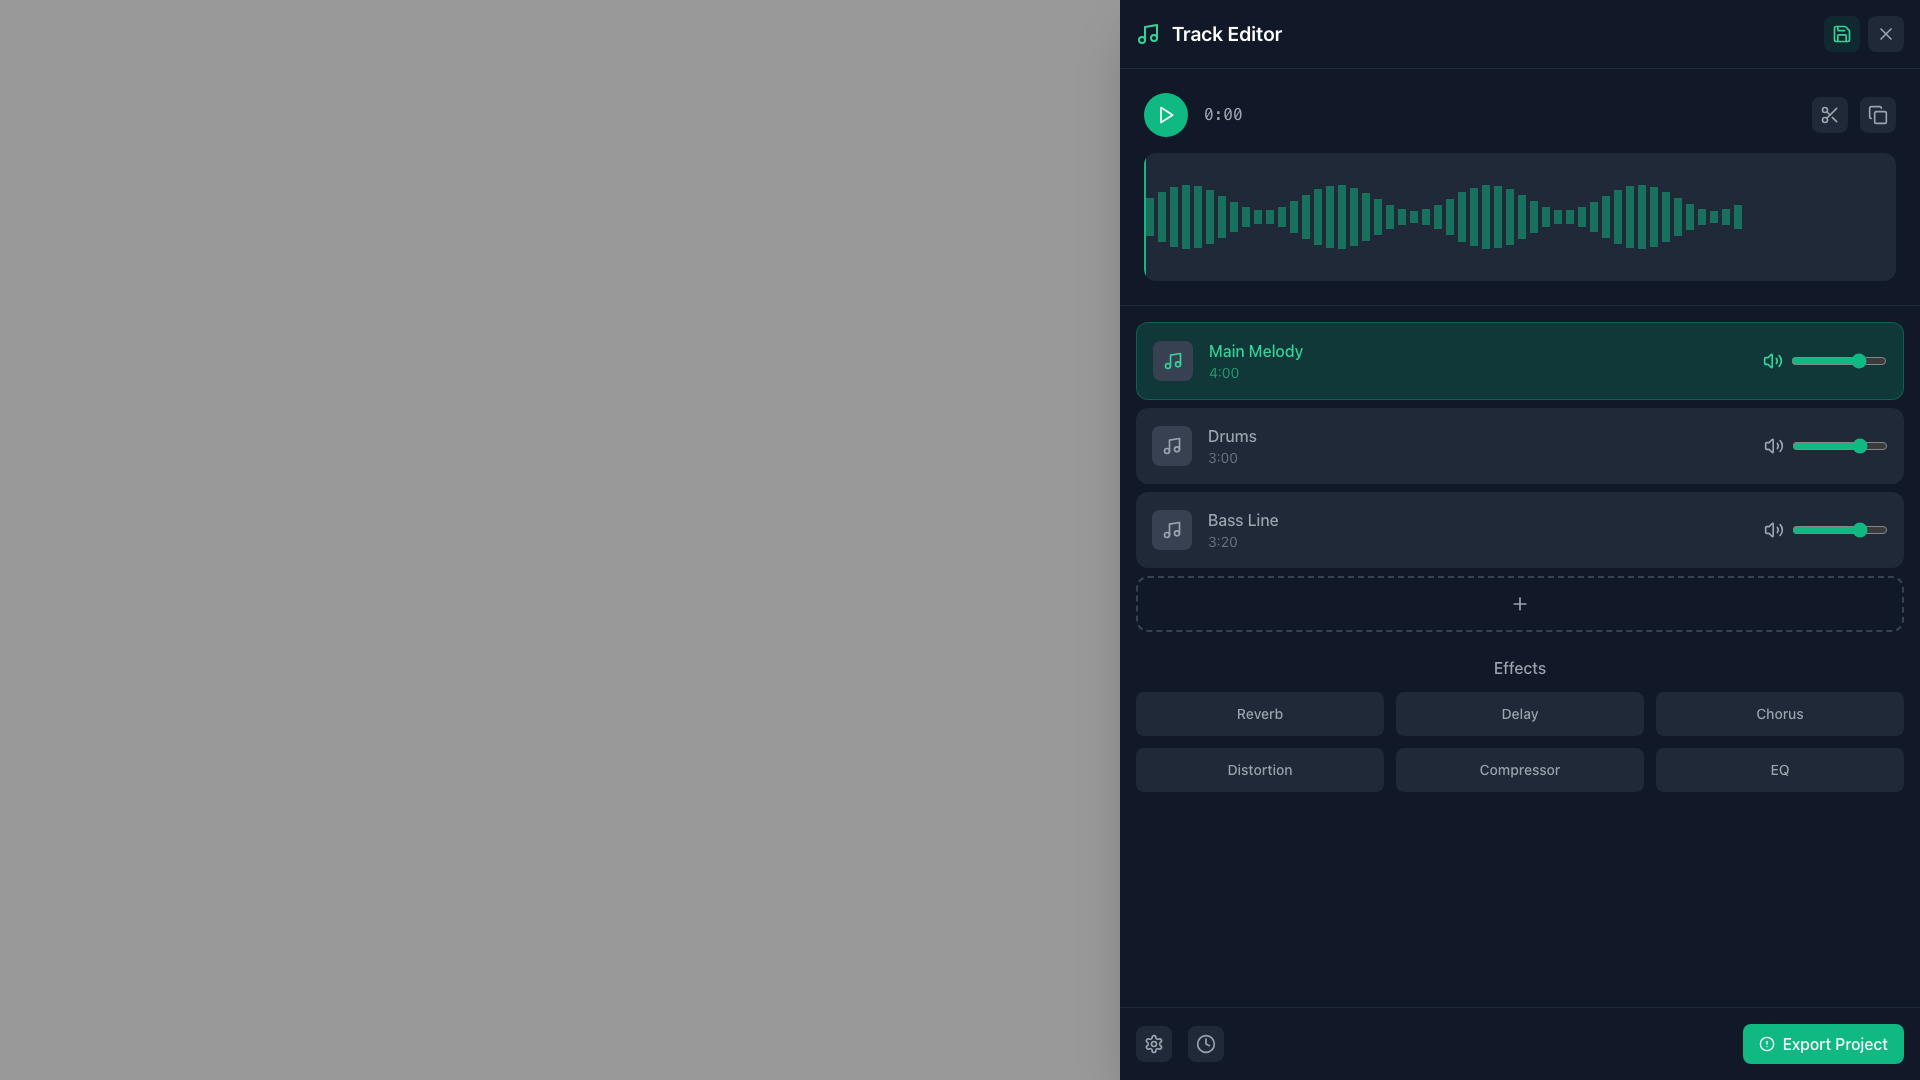 The width and height of the screenshot is (1920, 1080). I want to click on the position of the 27th graphical bar (waveform marker) in the waveform display by clicking on it, so click(1462, 216).